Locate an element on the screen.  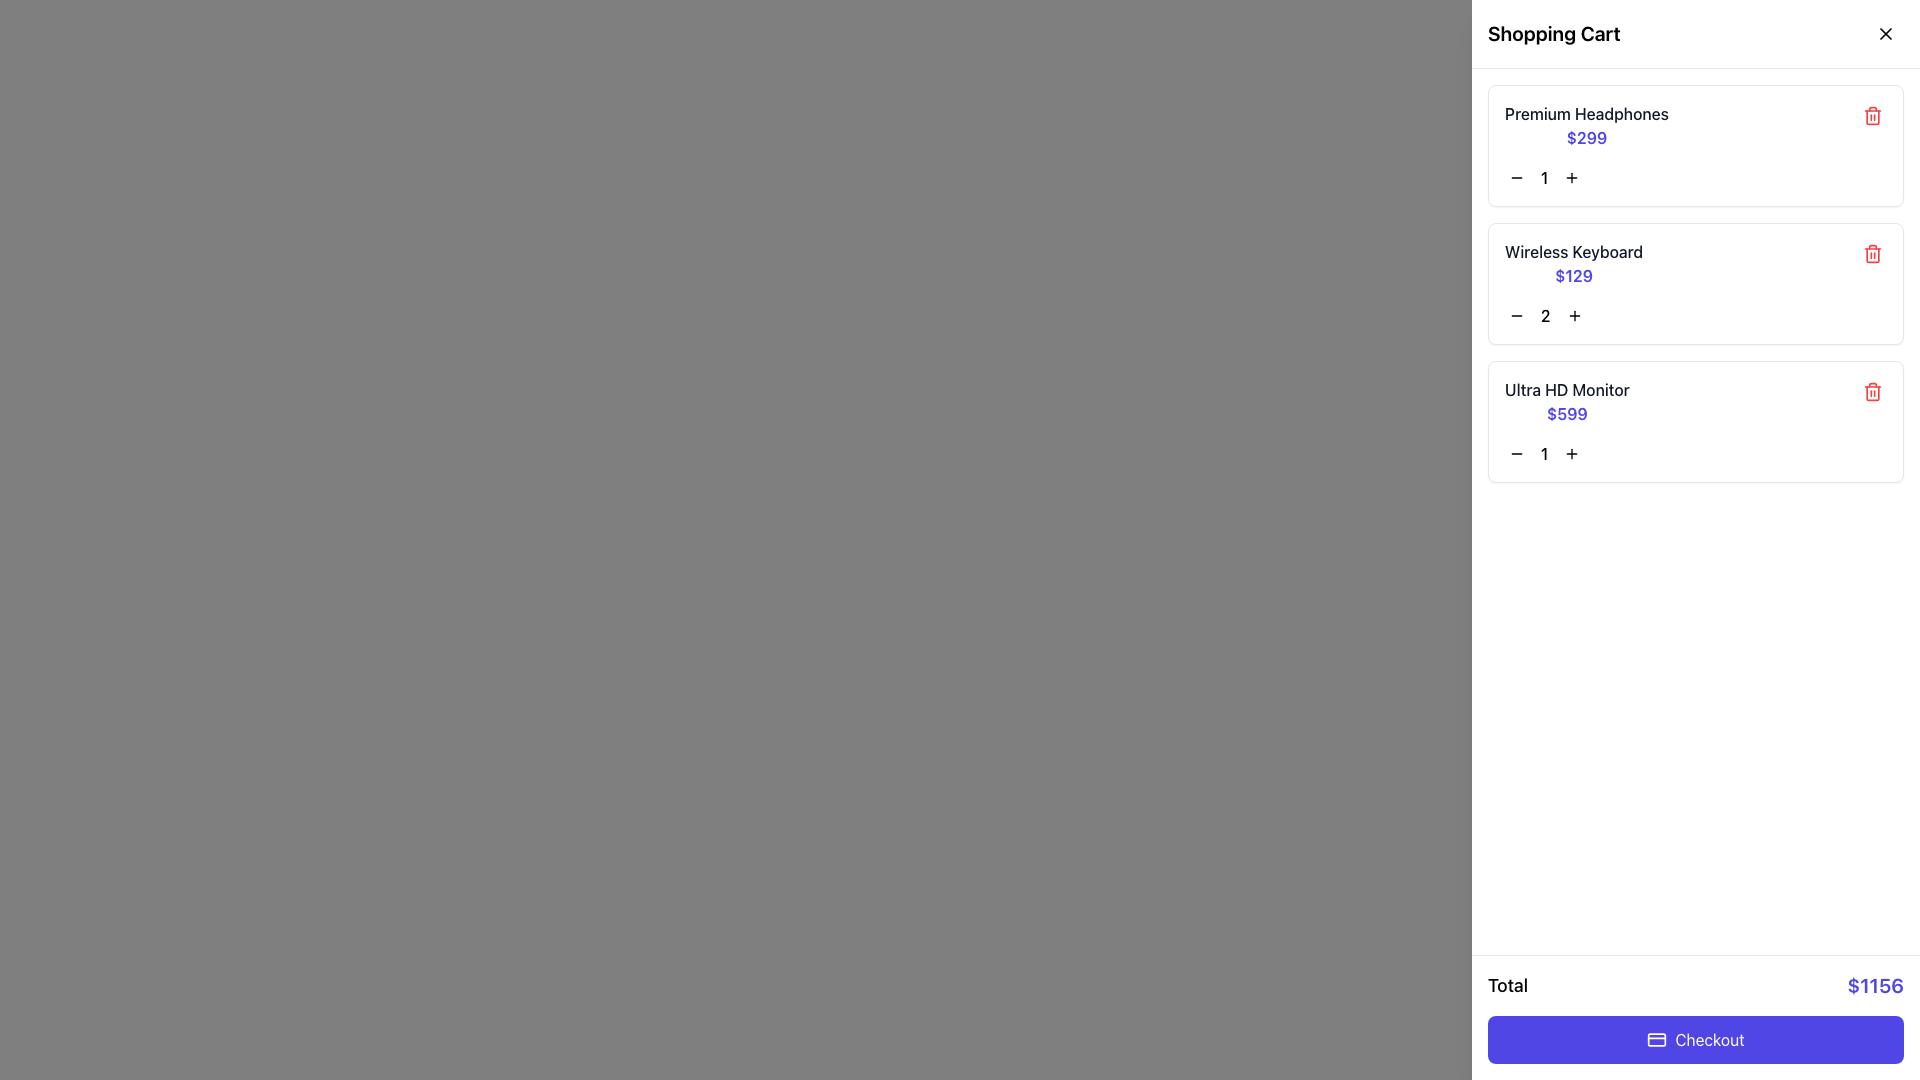
product price of the Shopping cart list item titled 'Wireless Keyboard', which is displayed as '$129' in bold indigo font is located at coordinates (1694, 262).